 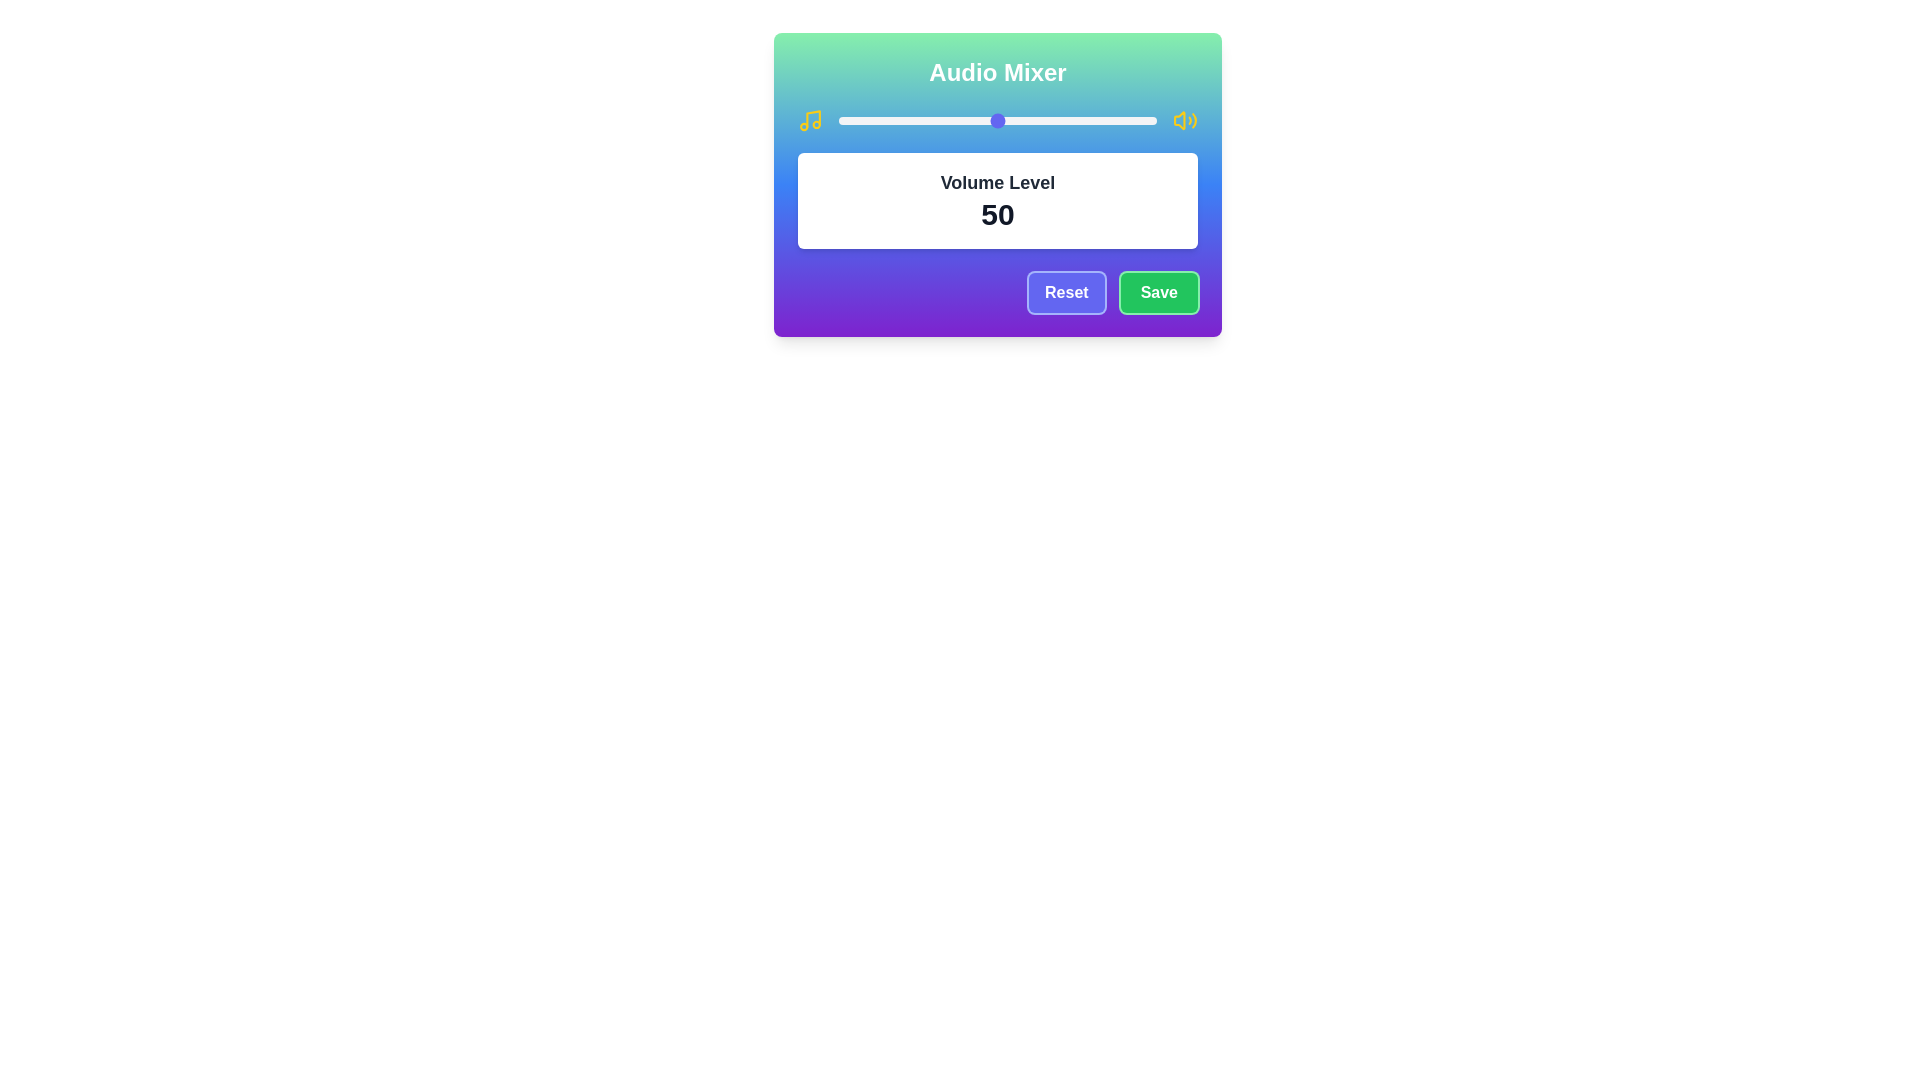 What do you see at coordinates (1065, 293) in the screenshot?
I see `the rectangular 'Reset' button with rounded corners, filled with an indigo gradient shade` at bounding box center [1065, 293].